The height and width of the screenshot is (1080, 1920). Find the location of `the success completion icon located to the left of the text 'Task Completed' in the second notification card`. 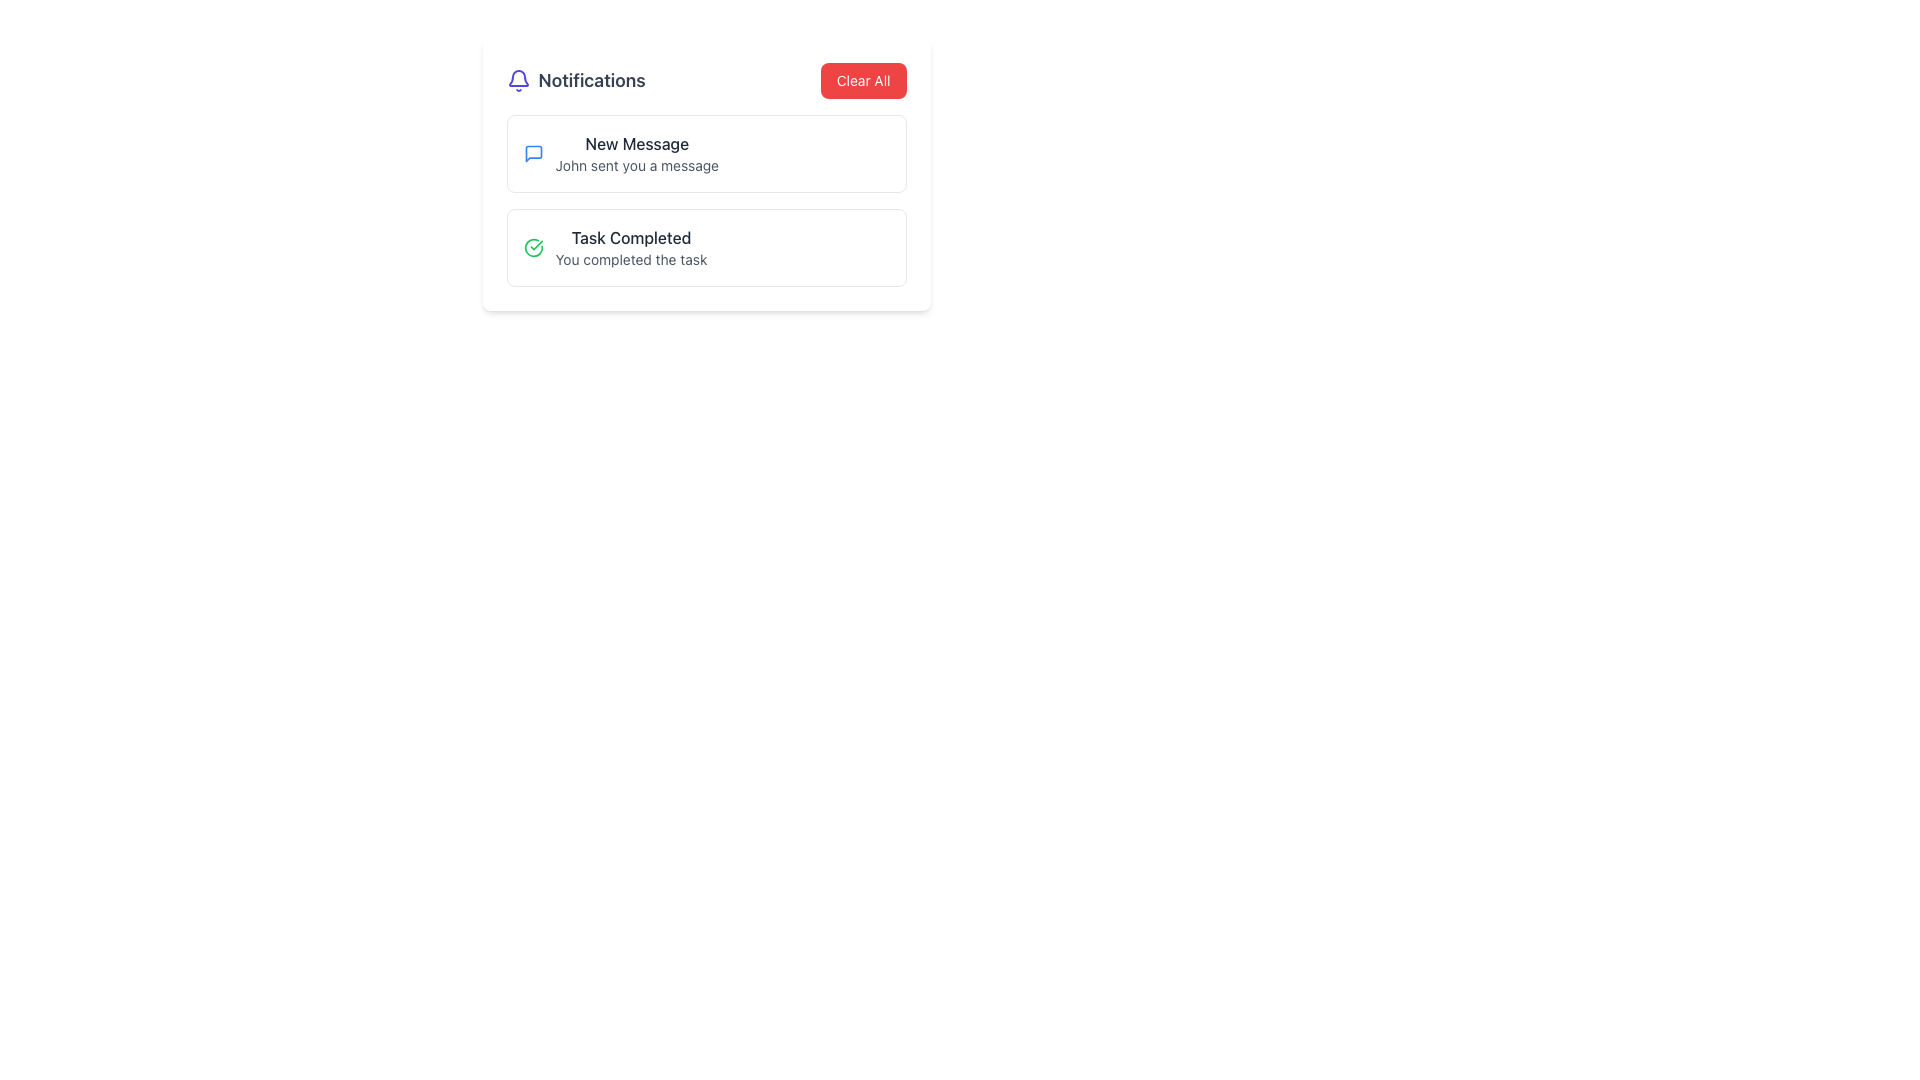

the success completion icon located to the left of the text 'Task Completed' in the second notification card is located at coordinates (533, 246).